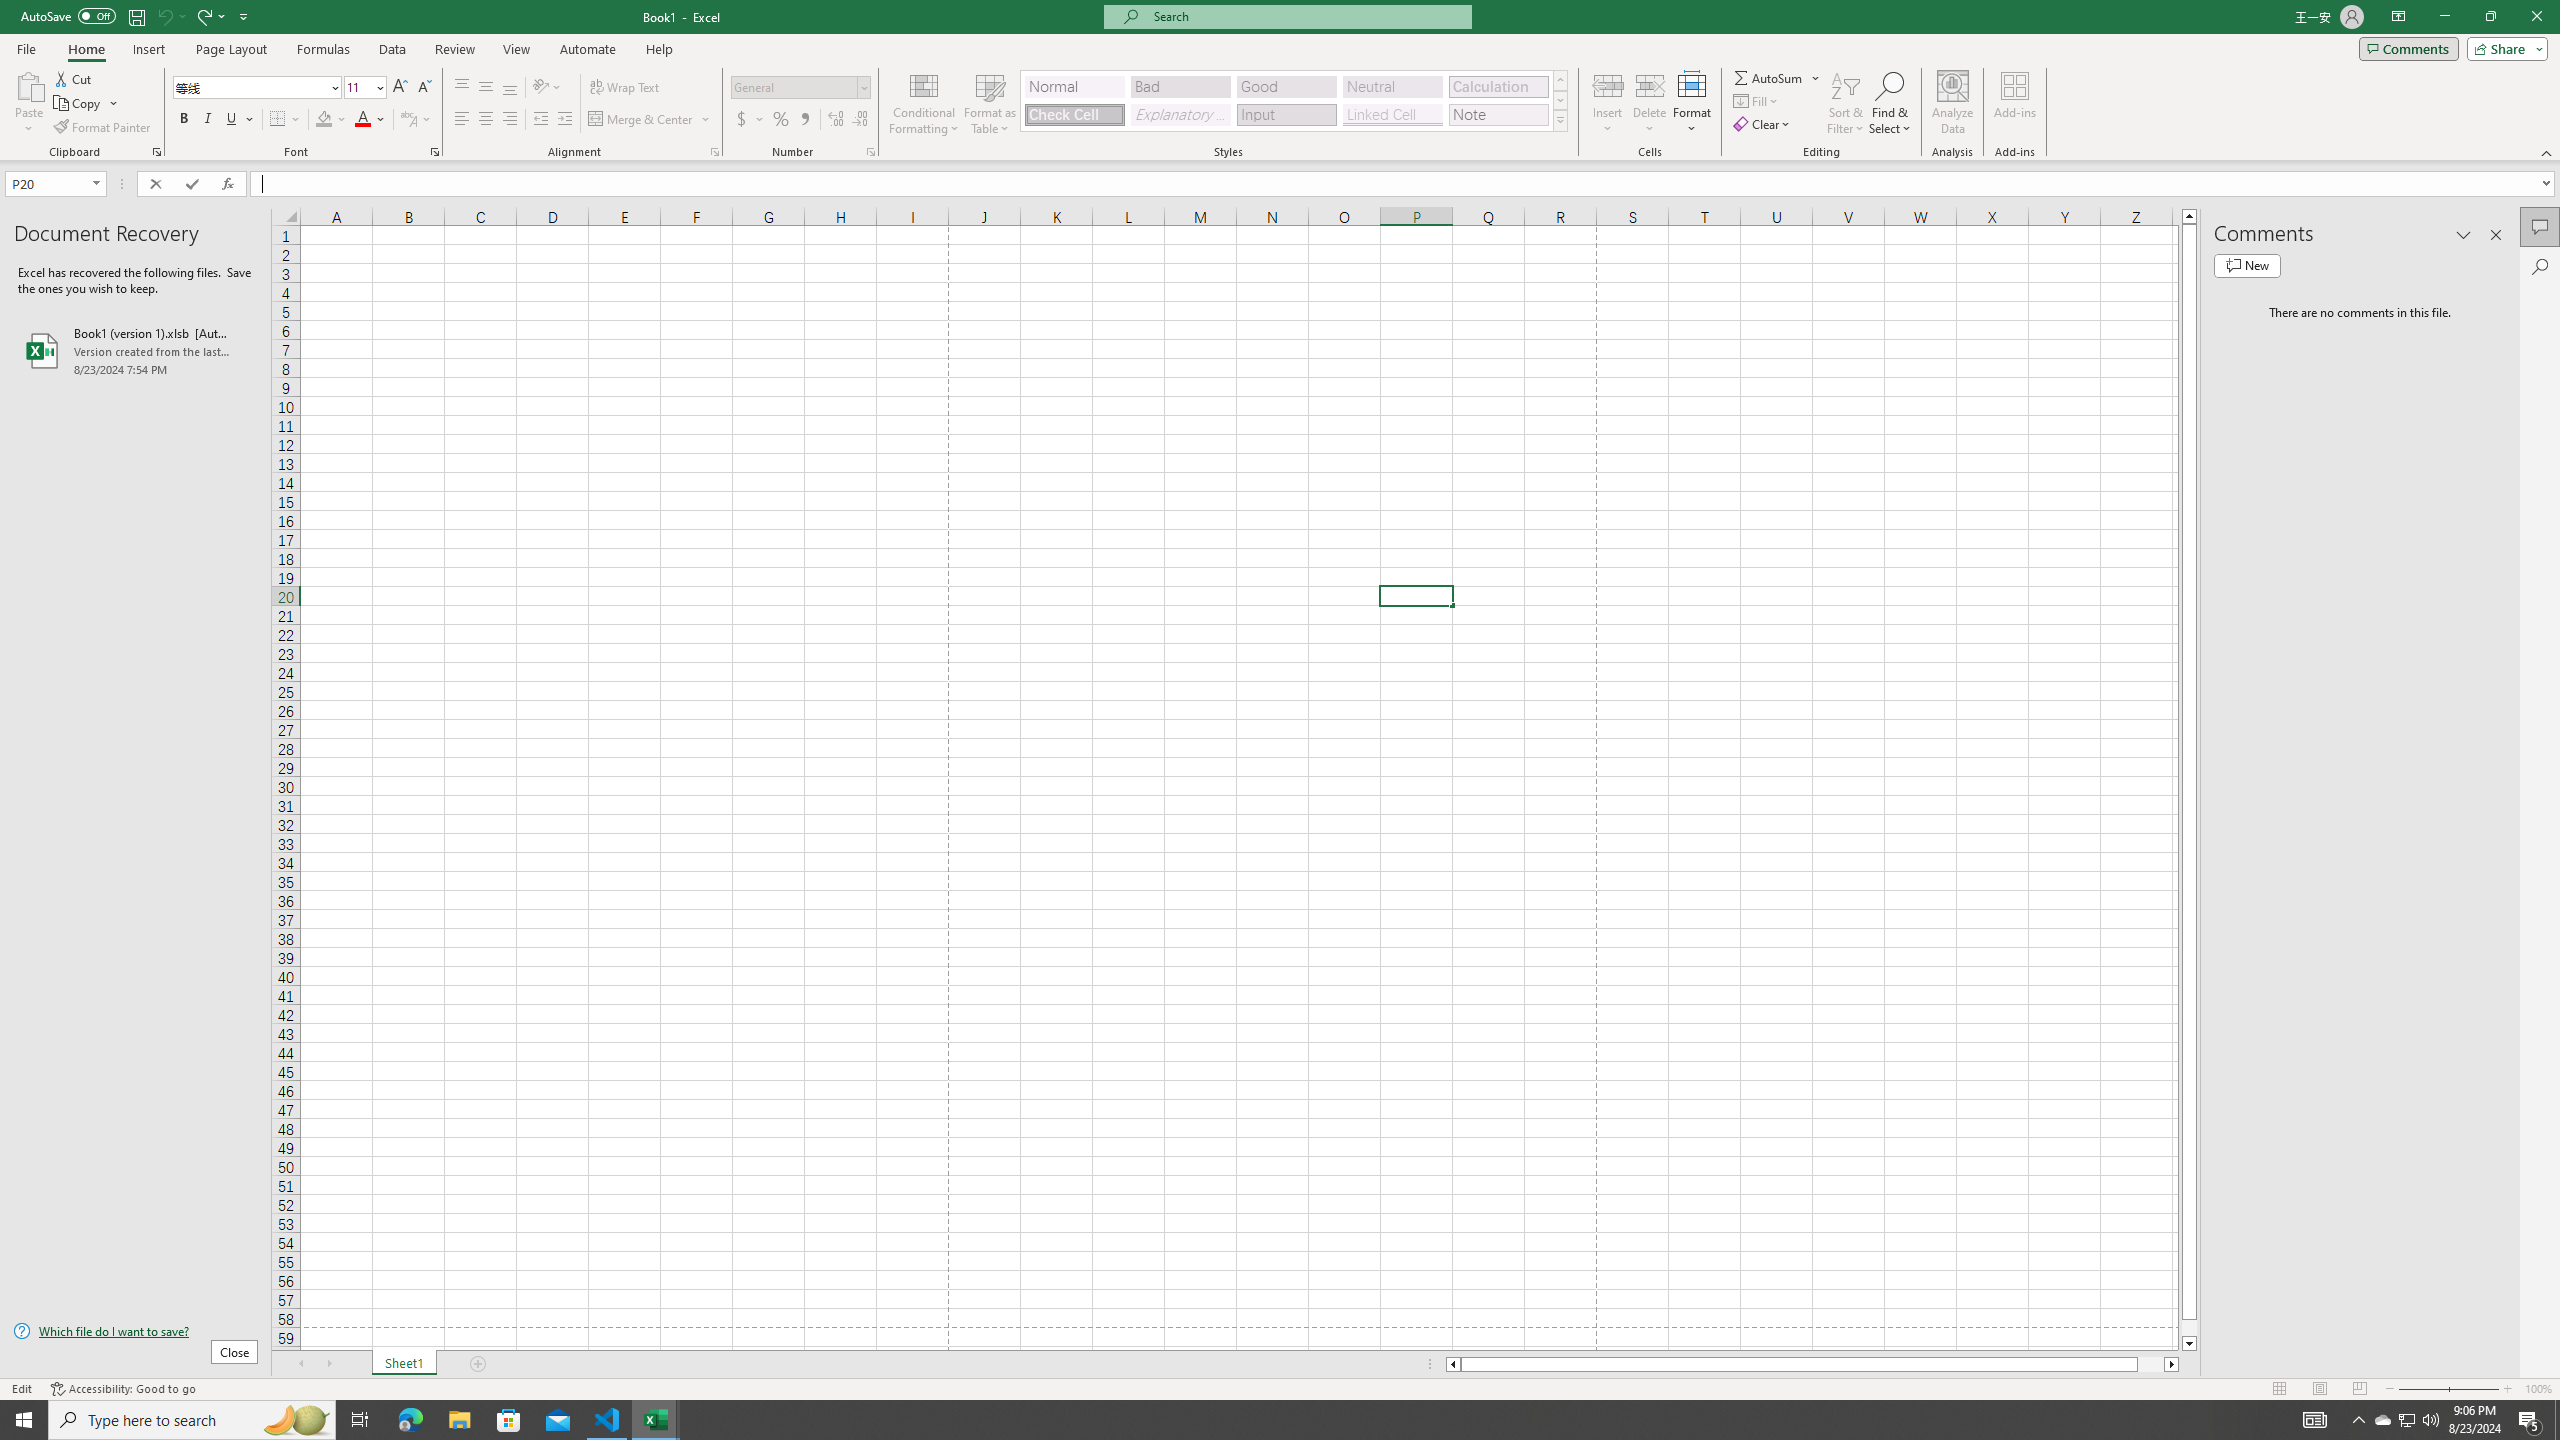 The width and height of the screenshot is (2560, 1440). What do you see at coordinates (78, 103) in the screenshot?
I see `'Copy'` at bounding box center [78, 103].